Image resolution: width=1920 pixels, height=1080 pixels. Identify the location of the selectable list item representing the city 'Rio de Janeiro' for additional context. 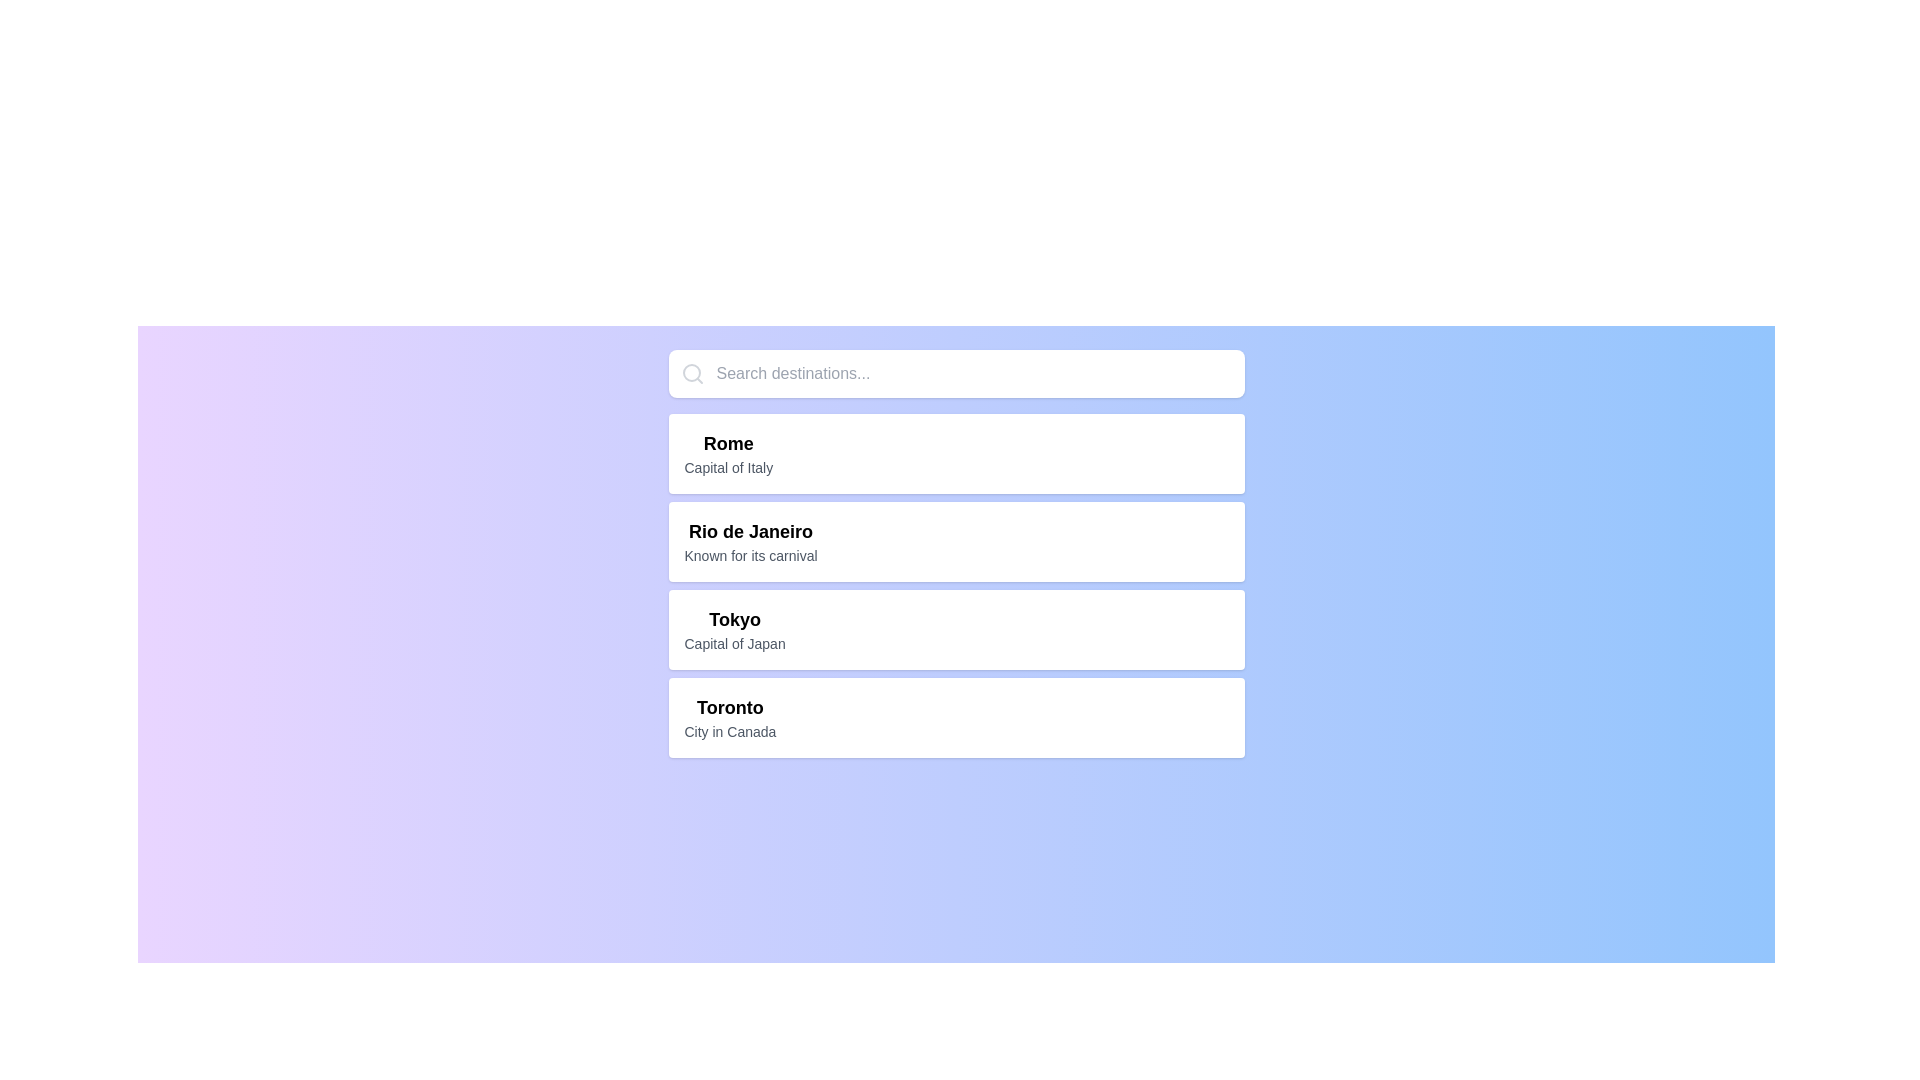
(750, 542).